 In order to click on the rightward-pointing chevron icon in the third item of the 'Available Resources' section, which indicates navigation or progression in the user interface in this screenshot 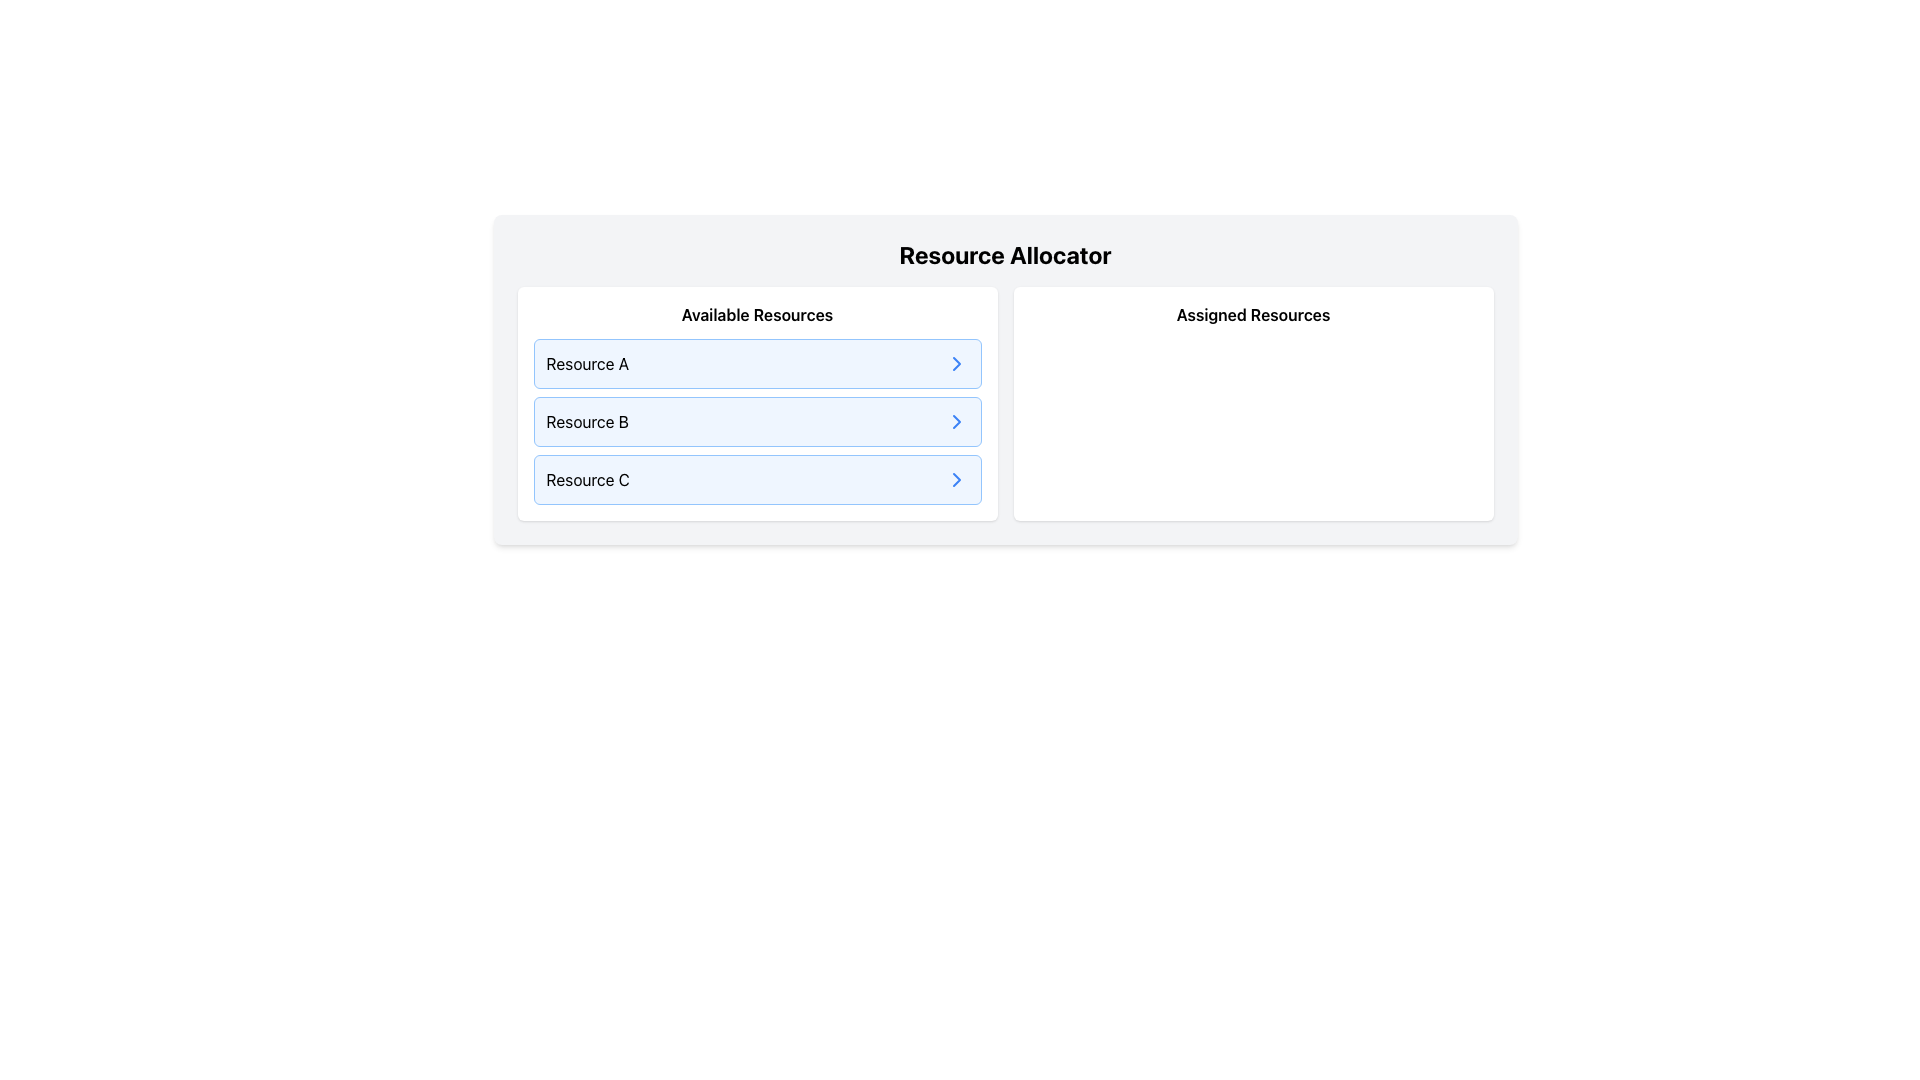, I will do `click(955, 479)`.